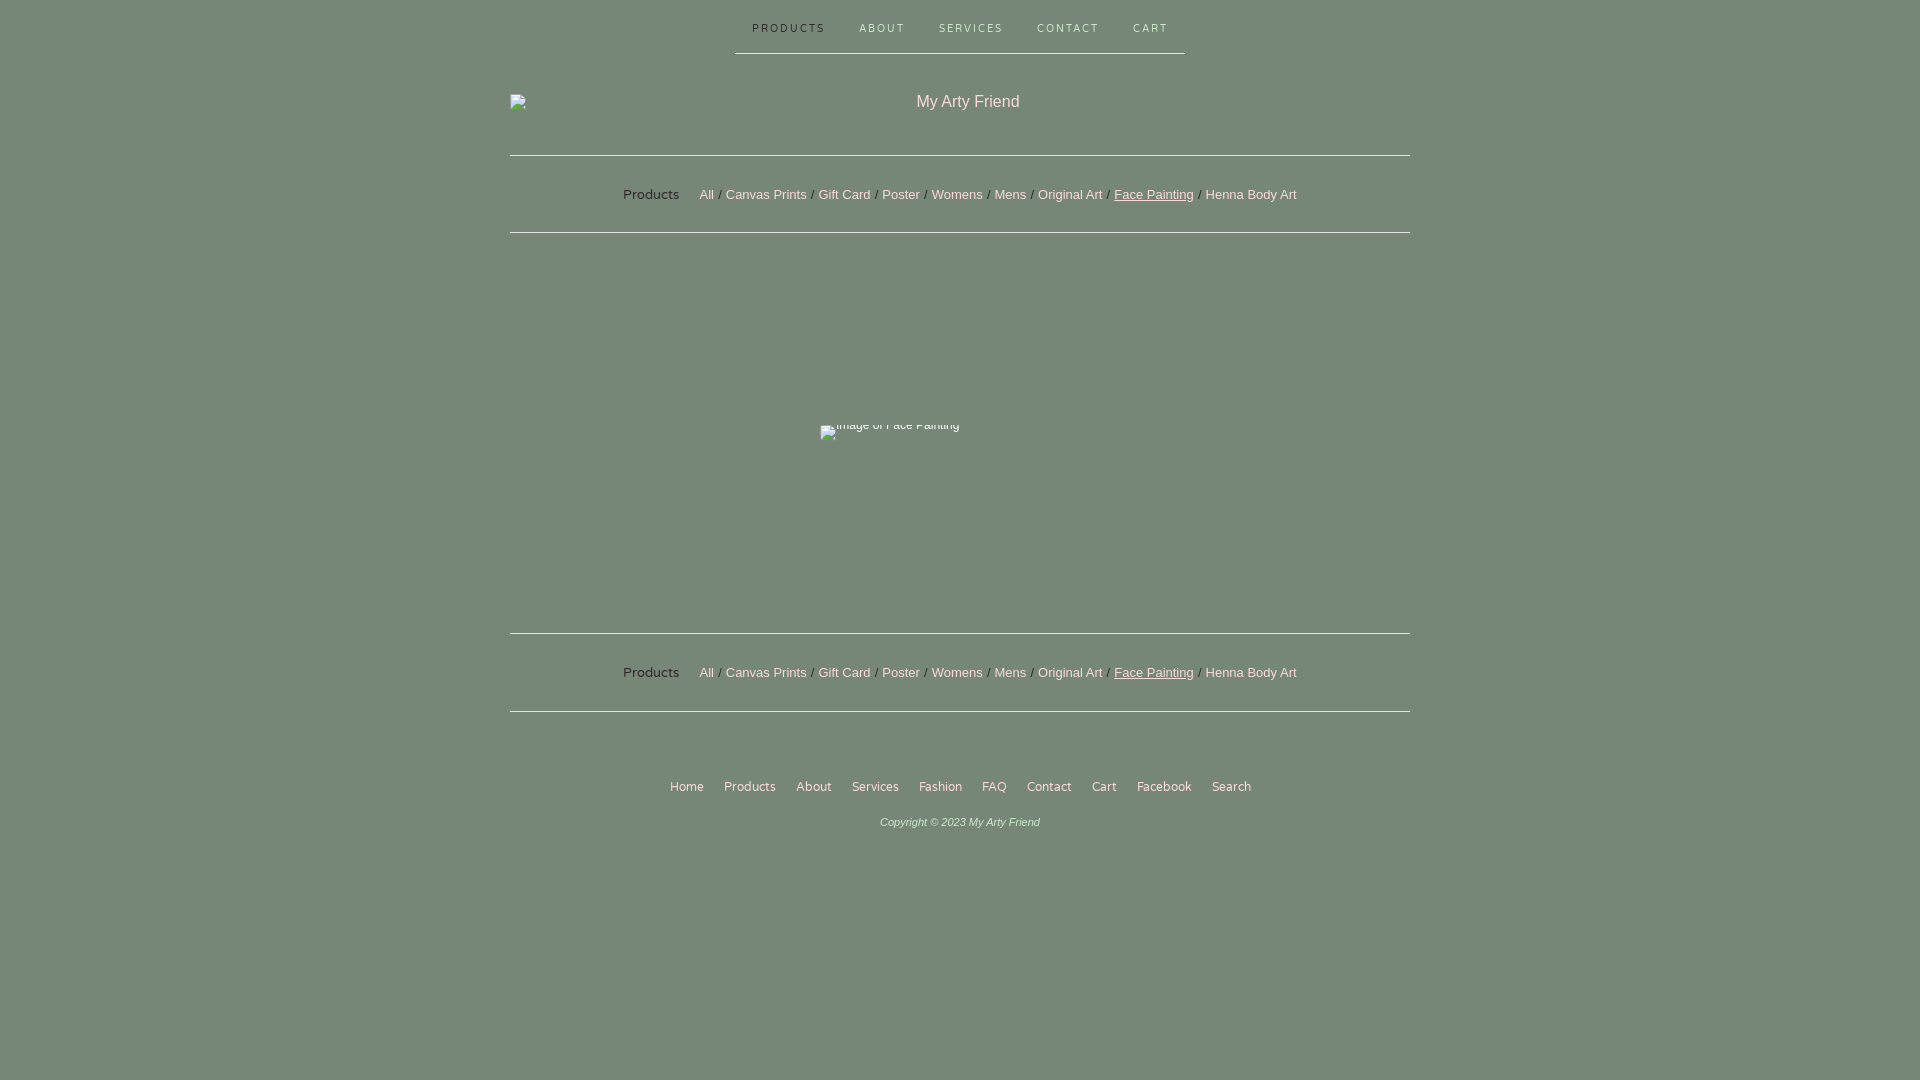  What do you see at coordinates (919, 859) in the screenshot?
I see `'Powered by Big Cartel'` at bounding box center [919, 859].